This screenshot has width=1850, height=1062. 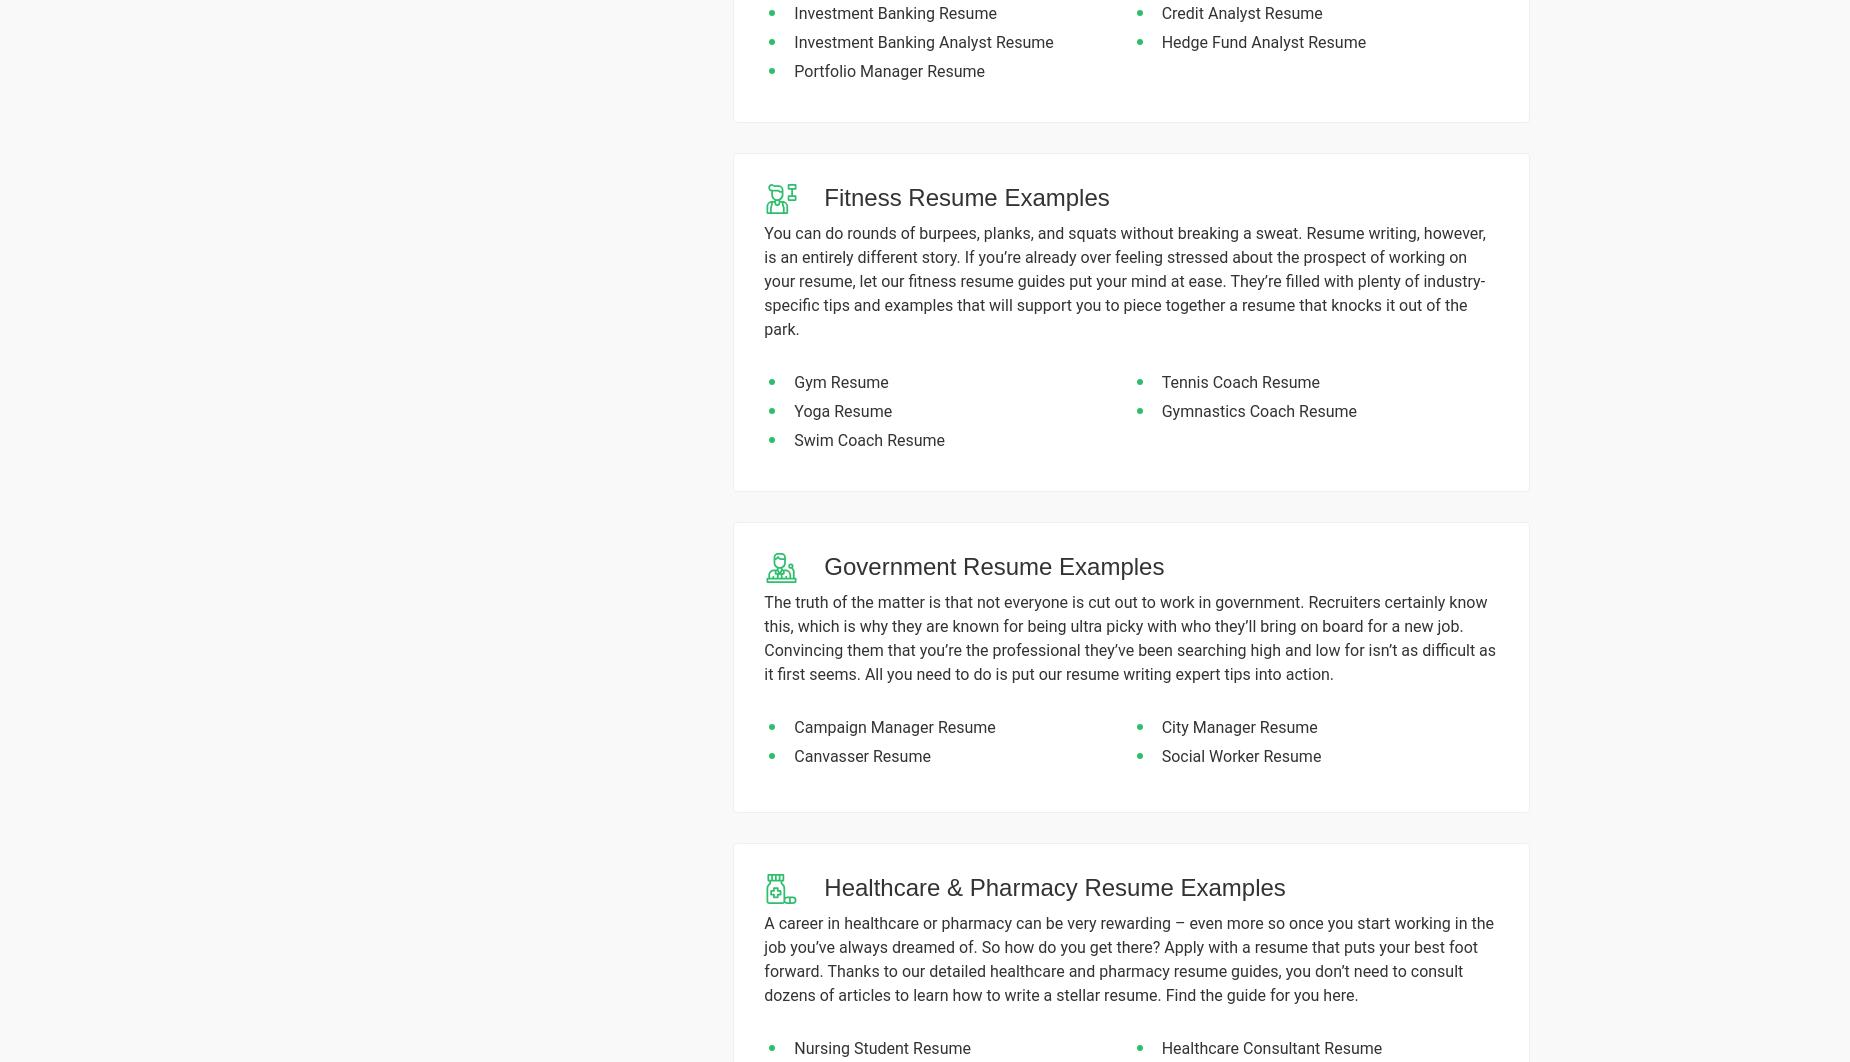 What do you see at coordinates (882, 1046) in the screenshot?
I see `'Nursing Student Resume'` at bounding box center [882, 1046].